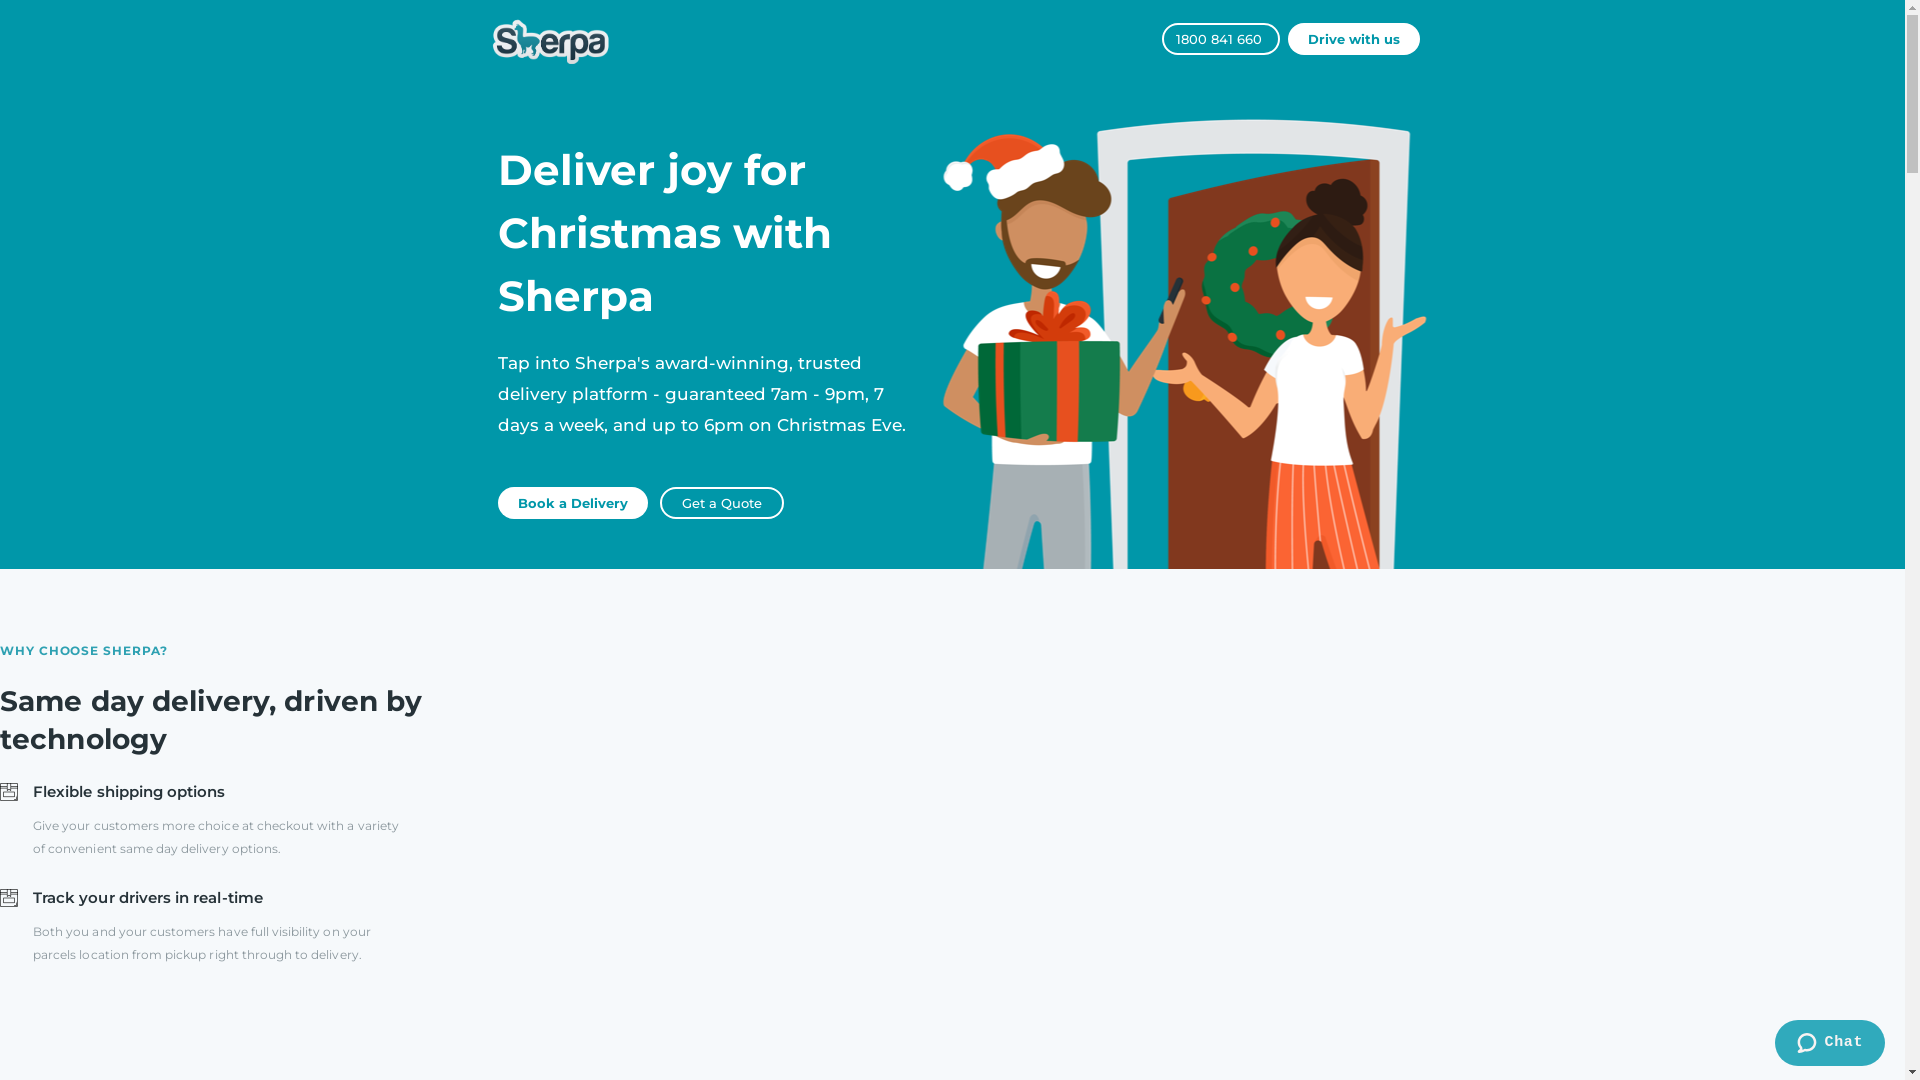  What do you see at coordinates (1219, 38) in the screenshot?
I see `'1800 841 660'` at bounding box center [1219, 38].